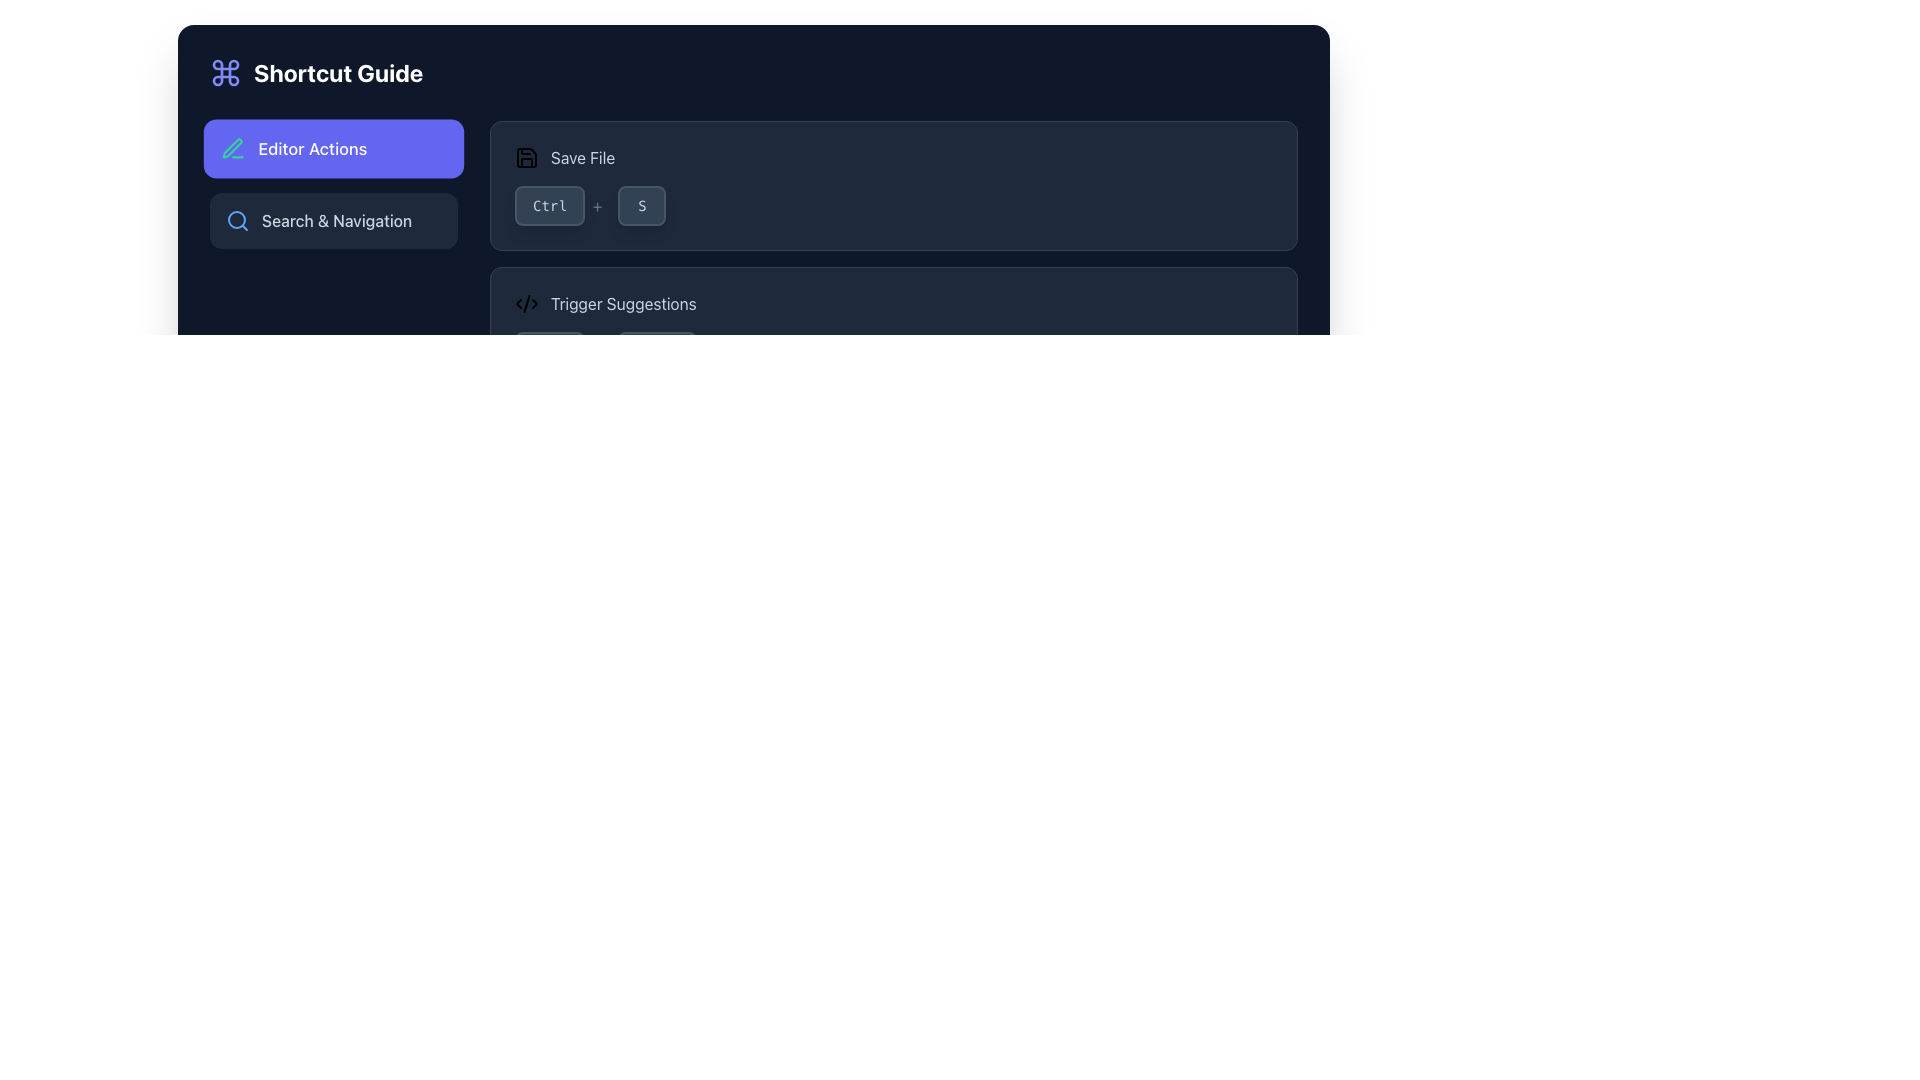 The width and height of the screenshot is (1920, 1080). Describe the element at coordinates (334, 220) in the screenshot. I see `the 'Search & Navigation' button, which is a horizontally aligned component with a dark background, rounded corners, and a light blue search icon followed by the text in white` at that location.